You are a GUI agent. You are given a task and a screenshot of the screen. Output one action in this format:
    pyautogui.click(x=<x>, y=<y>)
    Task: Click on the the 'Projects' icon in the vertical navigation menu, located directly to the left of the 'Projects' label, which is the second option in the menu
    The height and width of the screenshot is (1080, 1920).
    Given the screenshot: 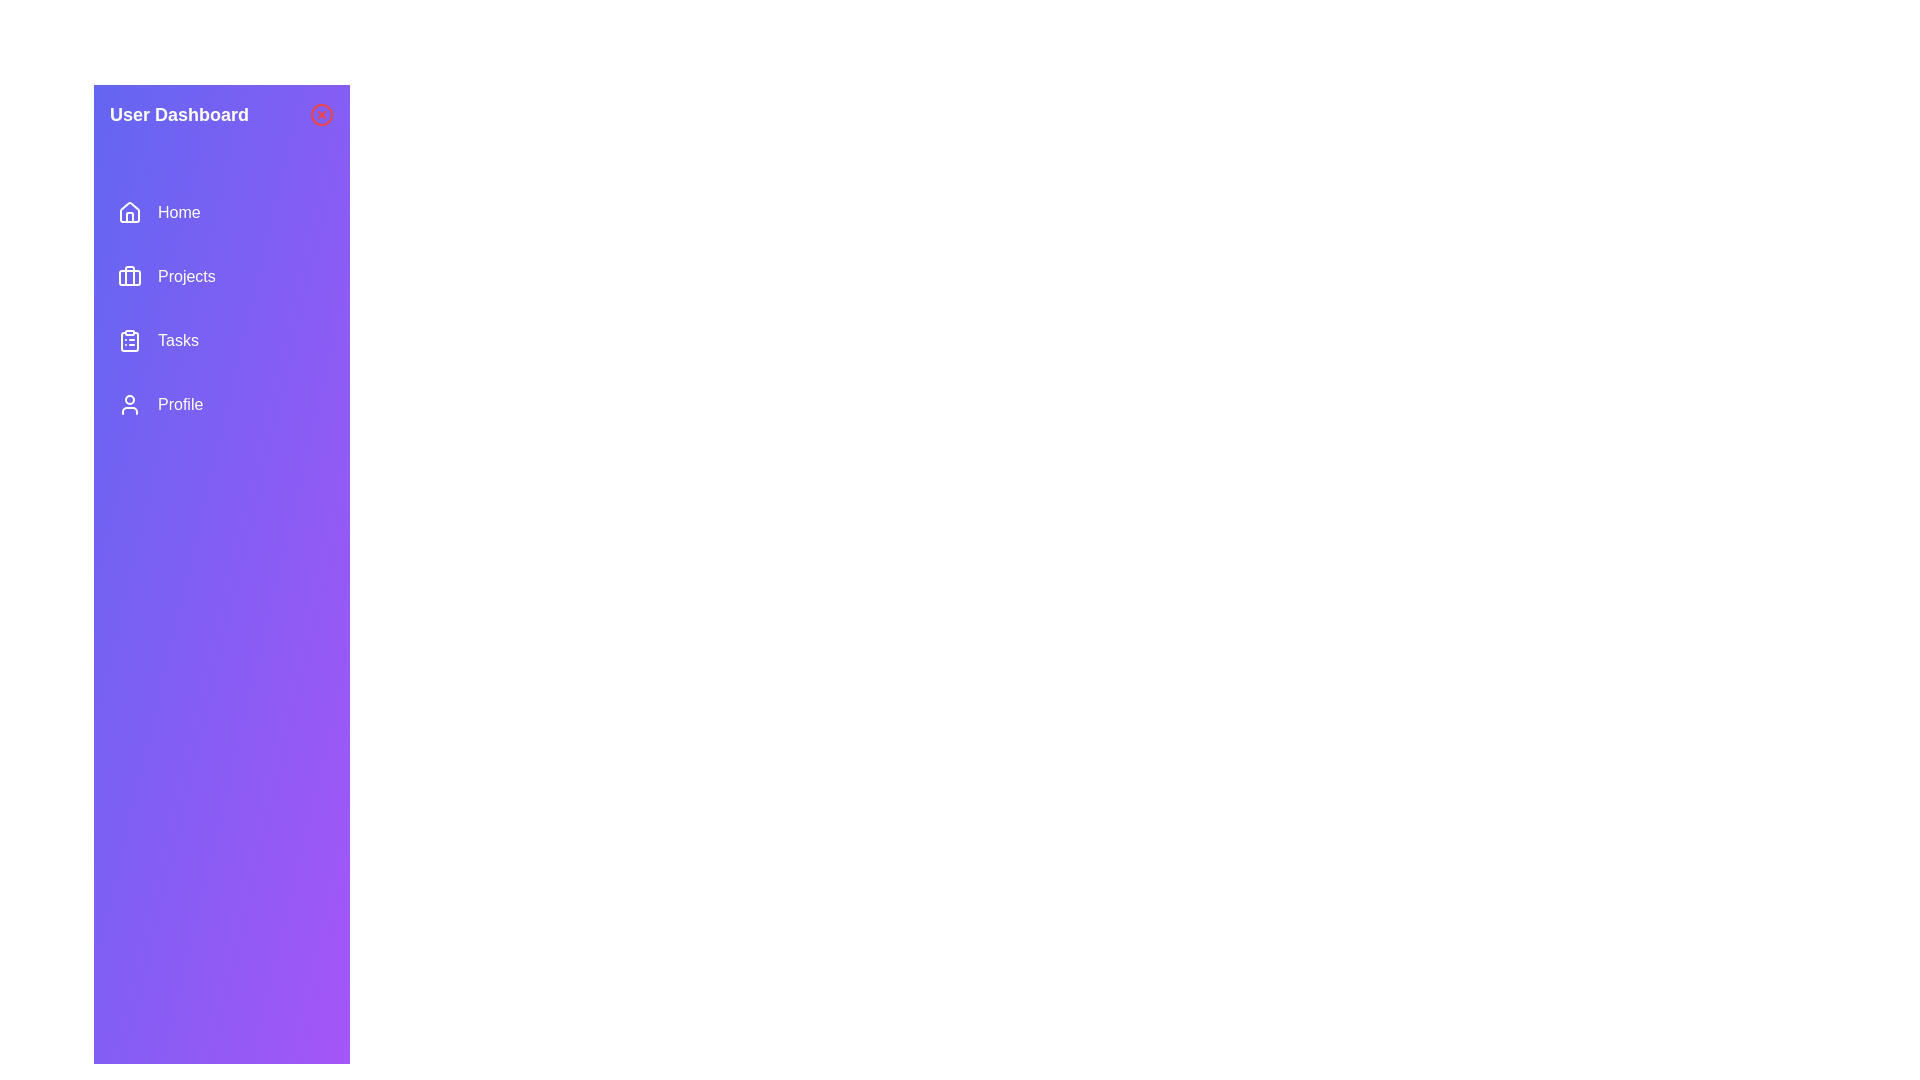 What is the action you would take?
    pyautogui.click(x=128, y=277)
    